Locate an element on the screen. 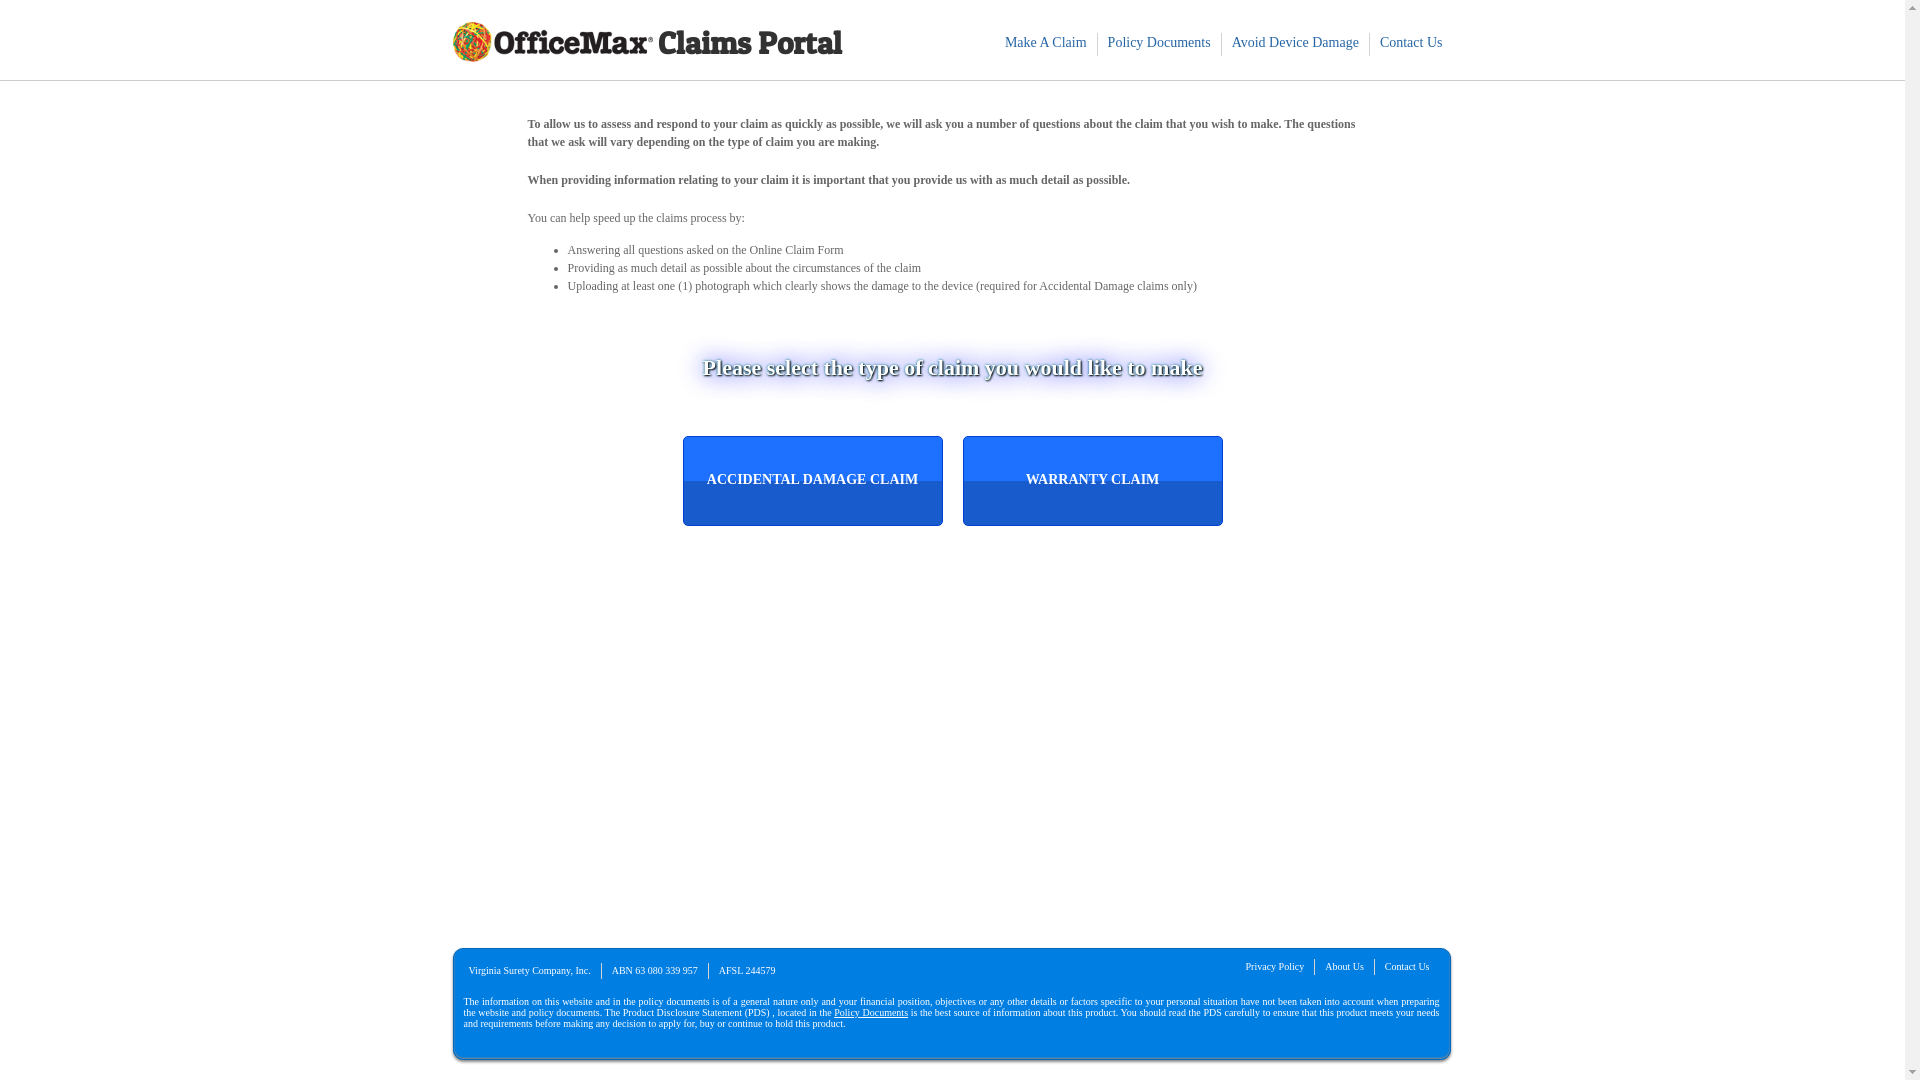 The height and width of the screenshot is (1080, 1920). 'Privacy Policy' is located at coordinates (1274, 965).